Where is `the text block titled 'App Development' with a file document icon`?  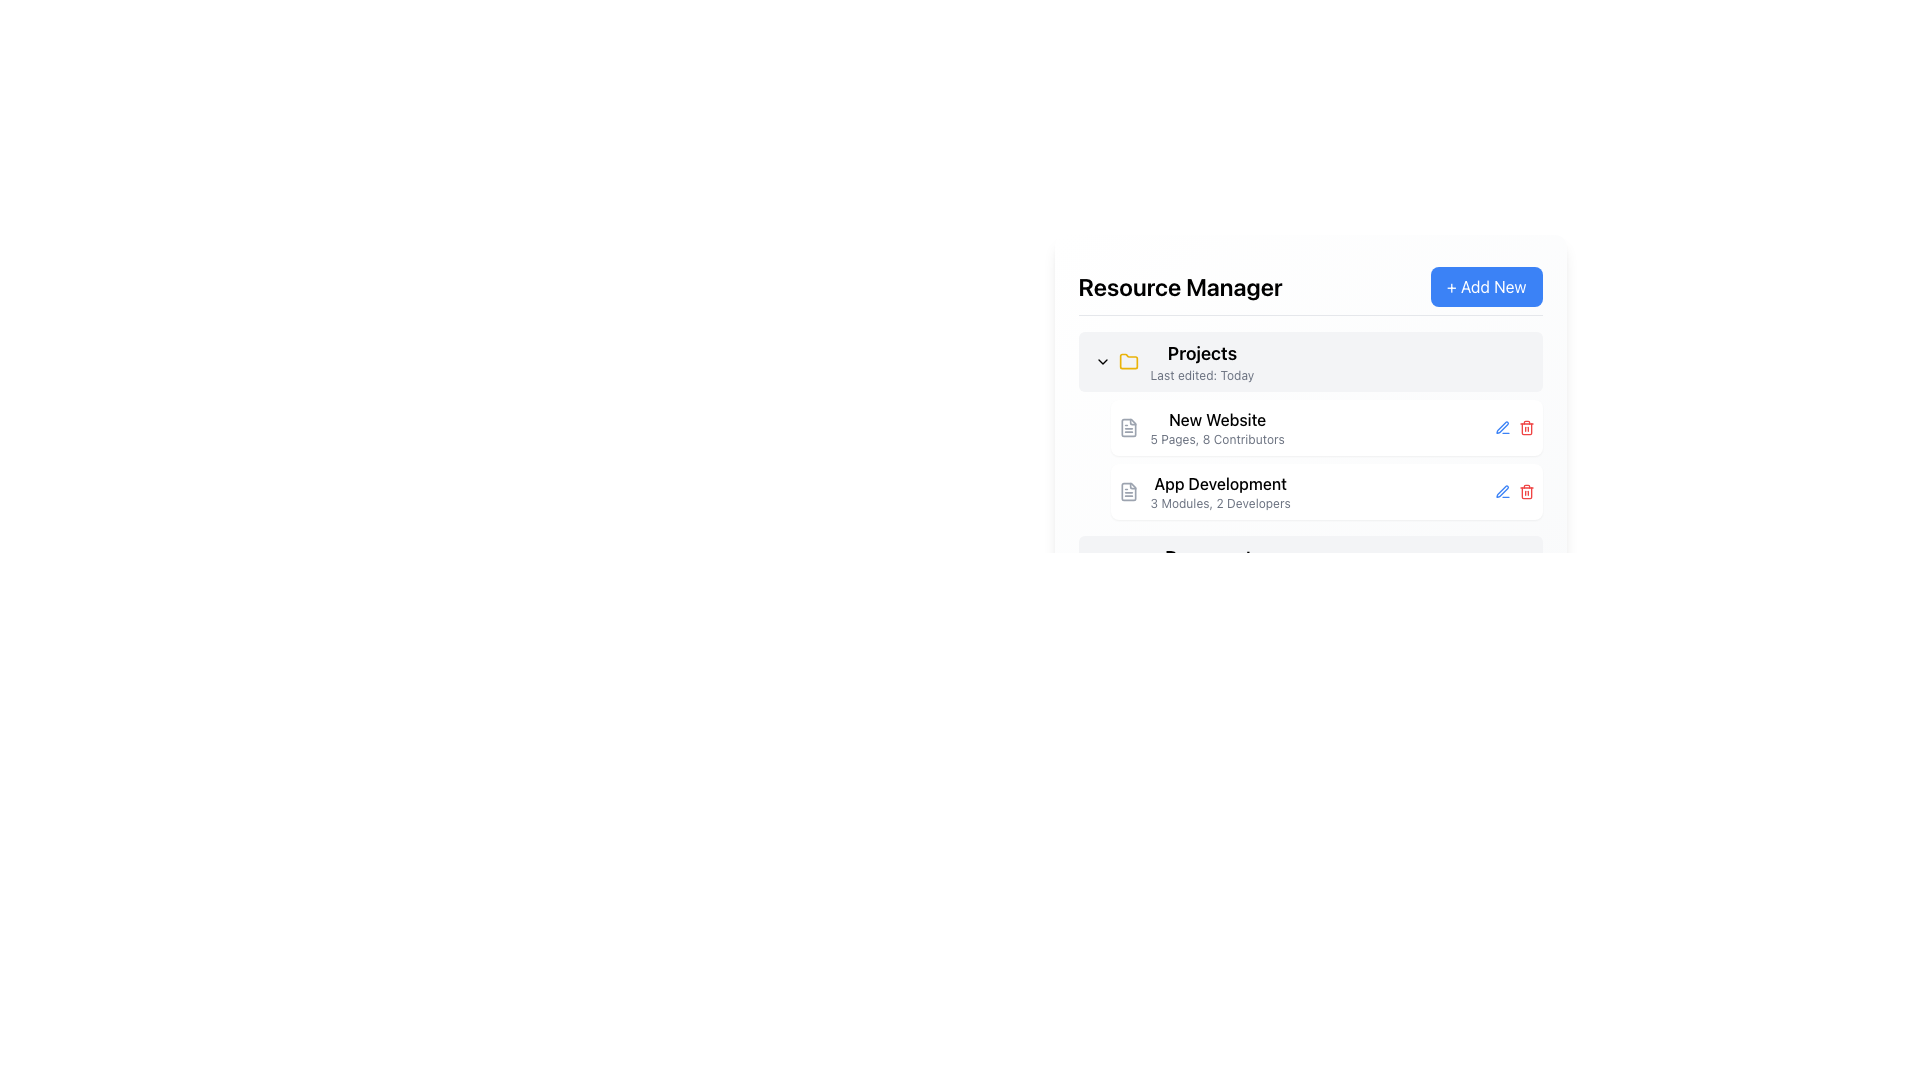 the text block titled 'App Development' with a file document icon is located at coordinates (1203, 492).